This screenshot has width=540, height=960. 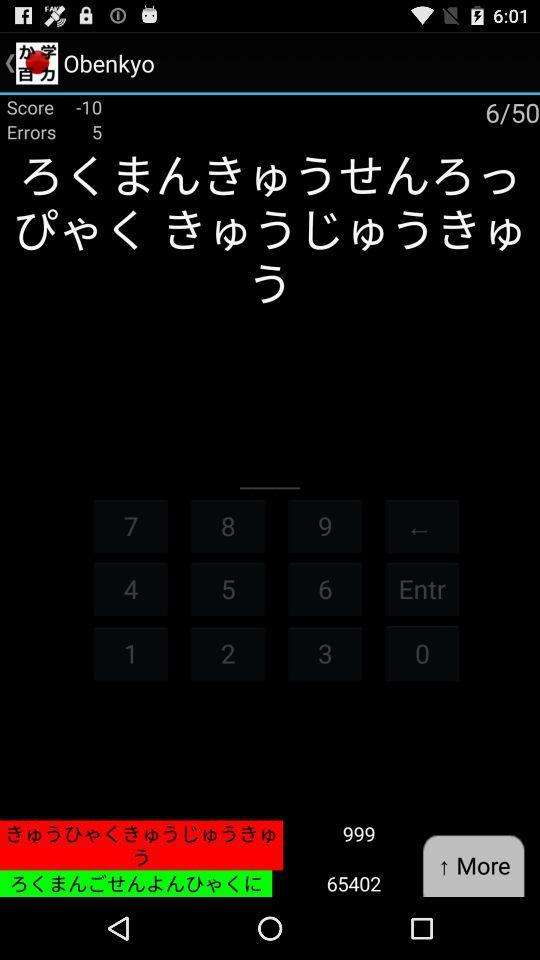 What do you see at coordinates (130, 524) in the screenshot?
I see `icon next to the 8 item` at bounding box center [130, 524].